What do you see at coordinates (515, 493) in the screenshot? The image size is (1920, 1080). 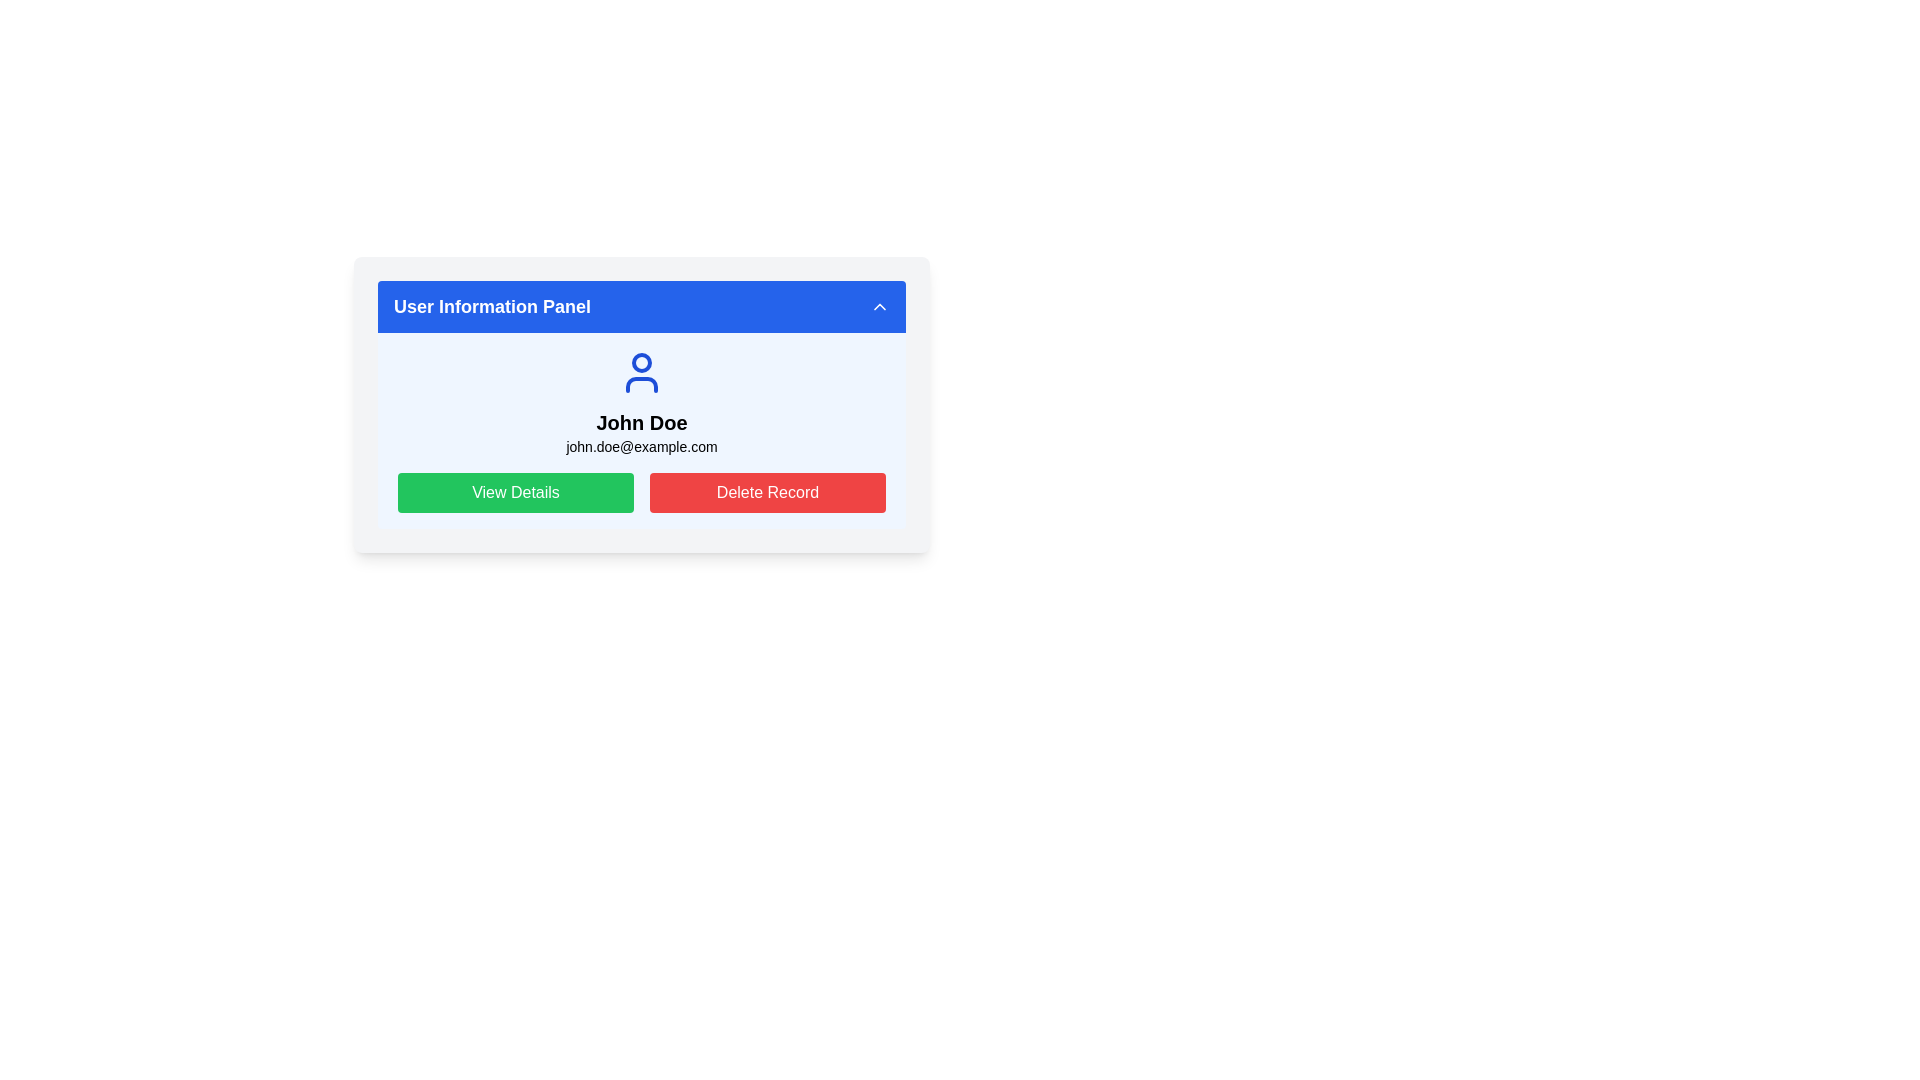 I see `the button located in the 'User Information Panel' below the user details` at bounding box center [515, 493].